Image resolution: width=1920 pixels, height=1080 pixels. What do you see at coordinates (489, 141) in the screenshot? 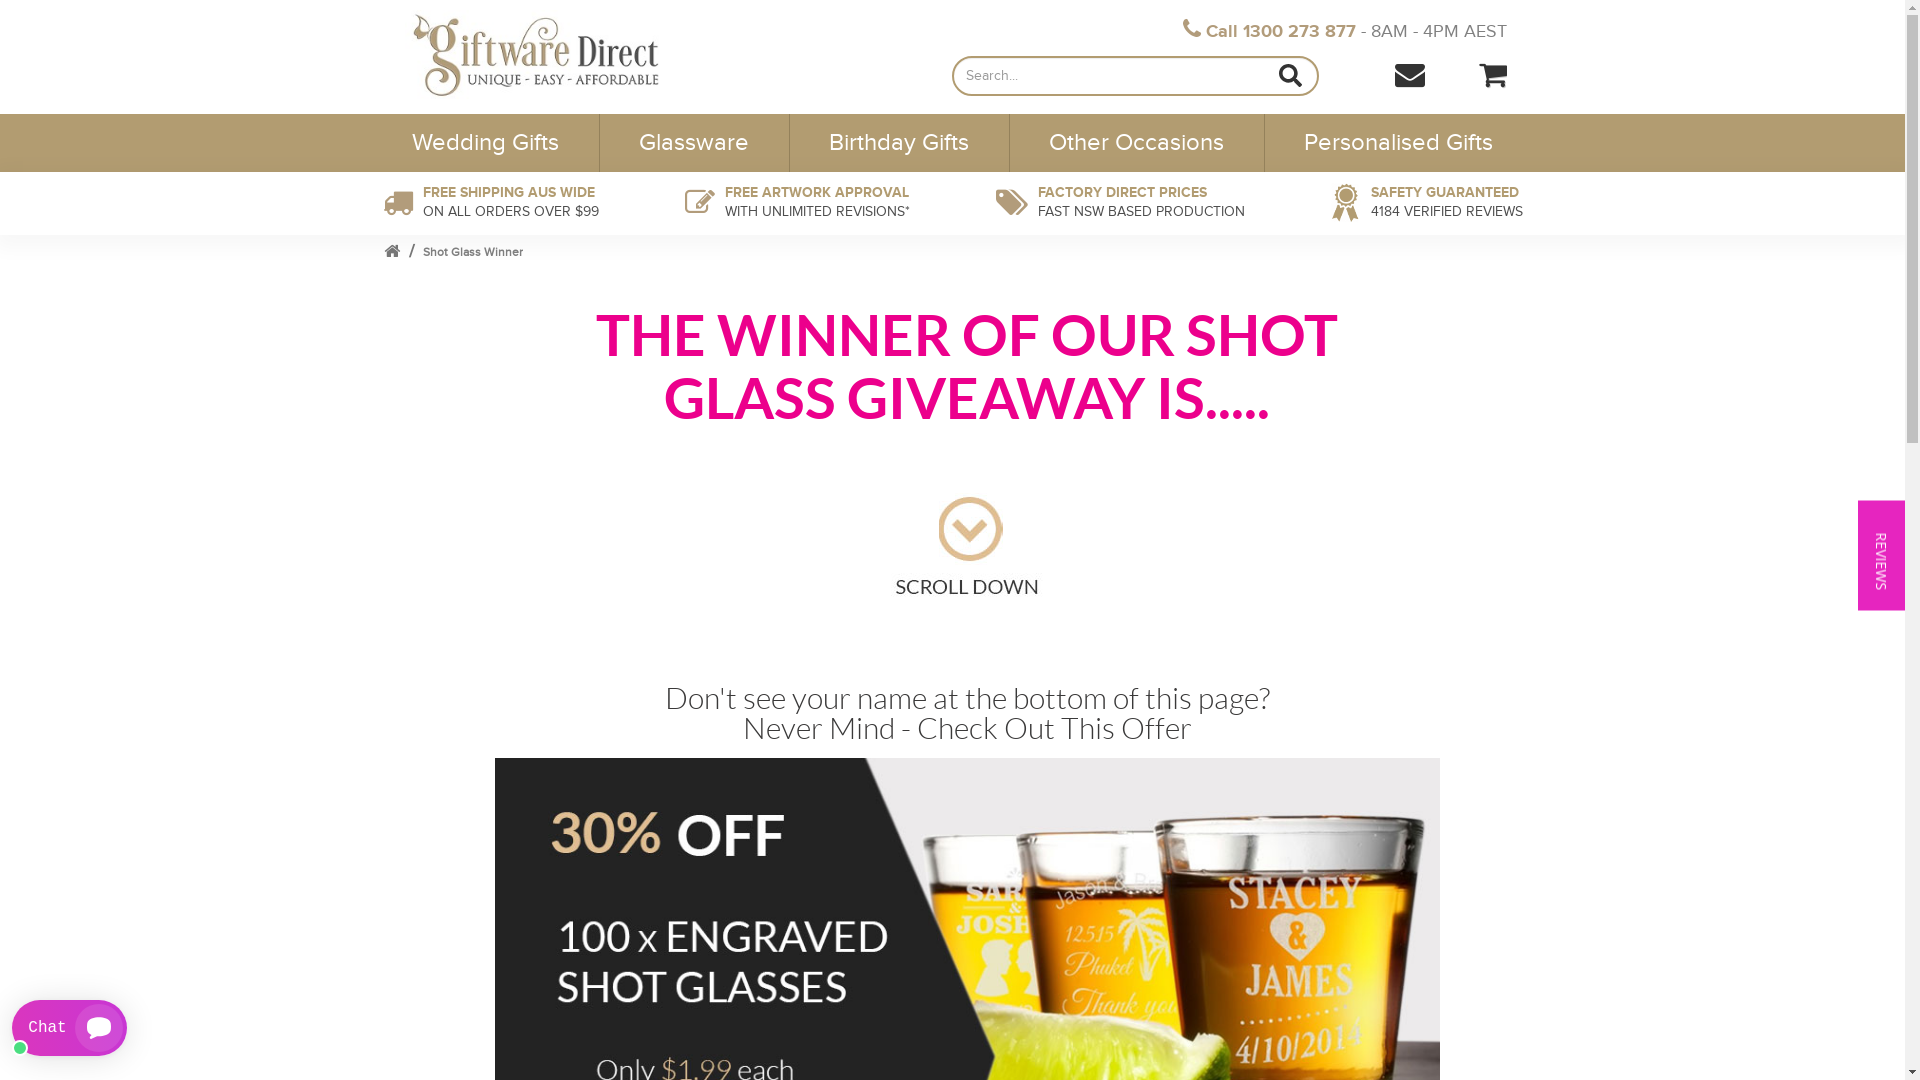
I see `'Wedding Gifts'` at bounding box center [489, 141].